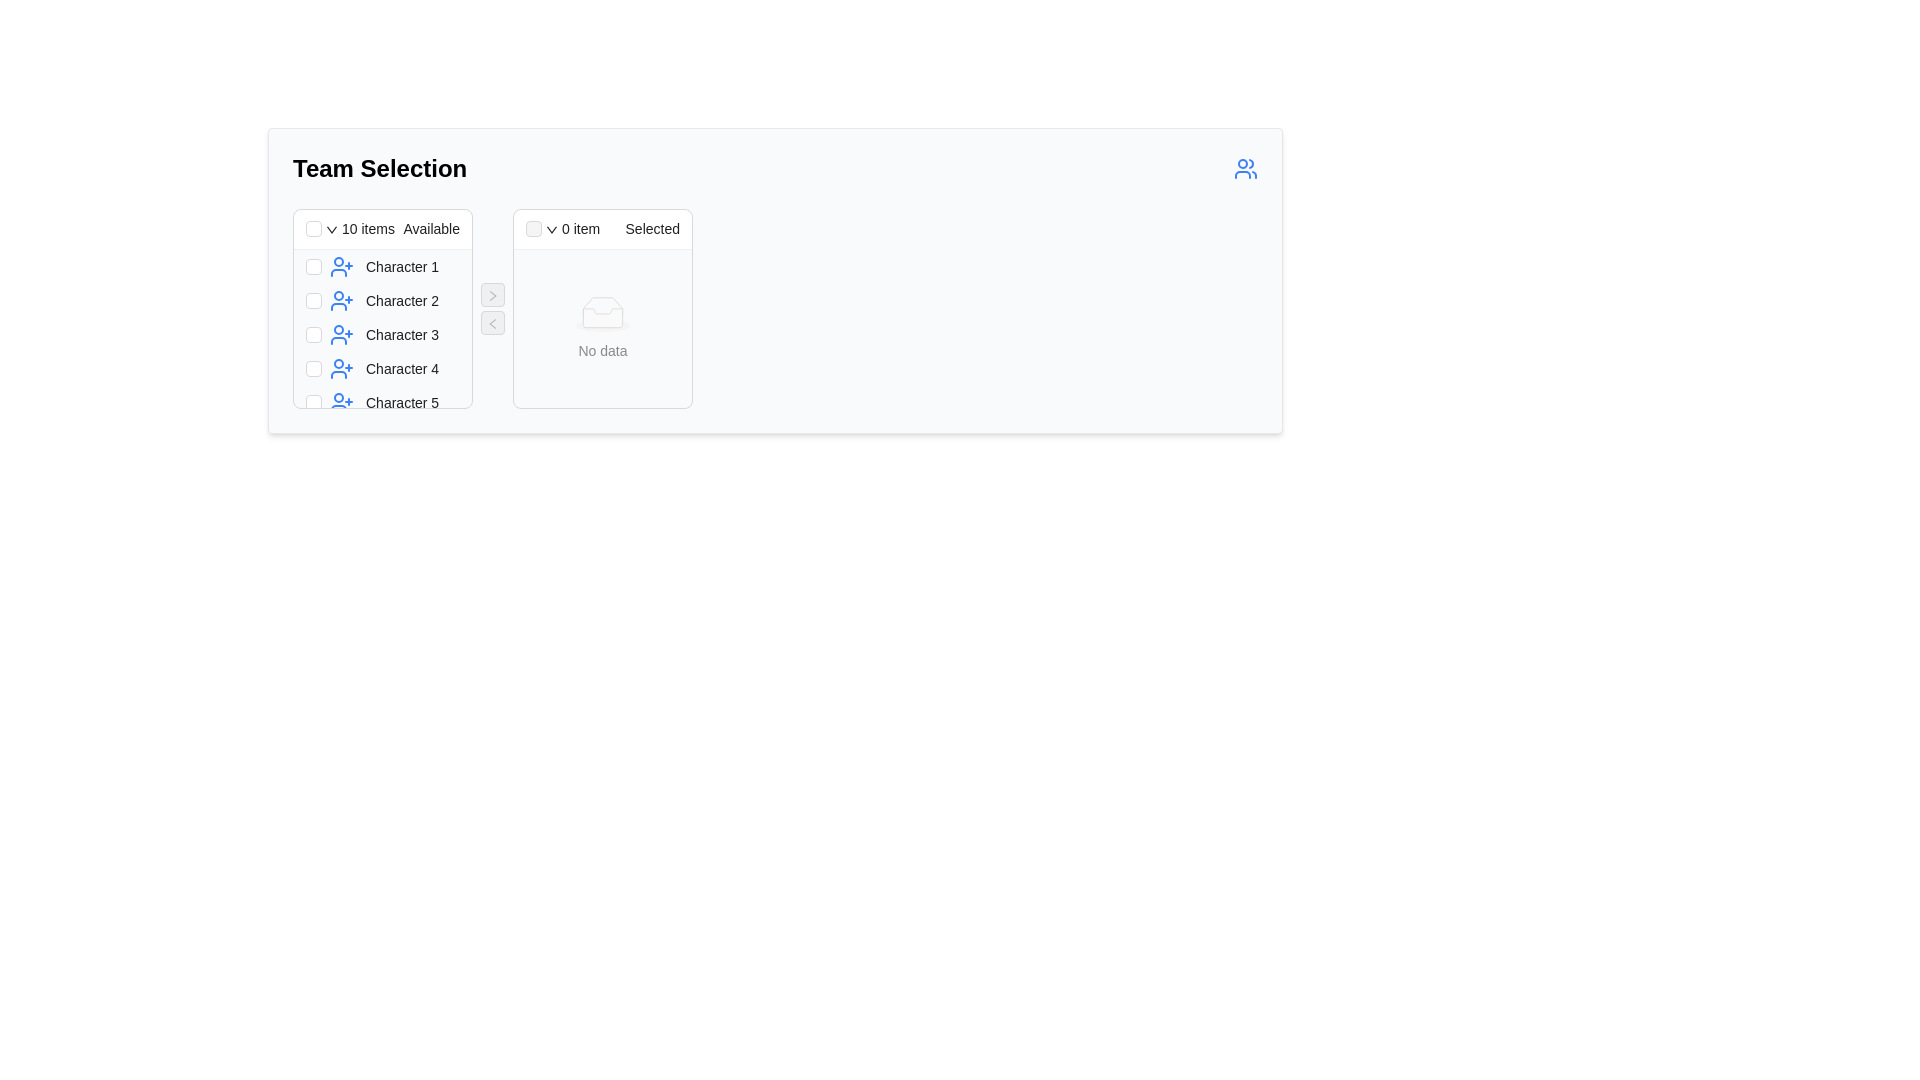  What do you see at coordinates (341, 369) in the screenshot?
I see `the details of the icon representing the action of adding or inviting 'Character 4', which is located to the immediate left of the text 'Character 4'` at bounding box center [341, 369].